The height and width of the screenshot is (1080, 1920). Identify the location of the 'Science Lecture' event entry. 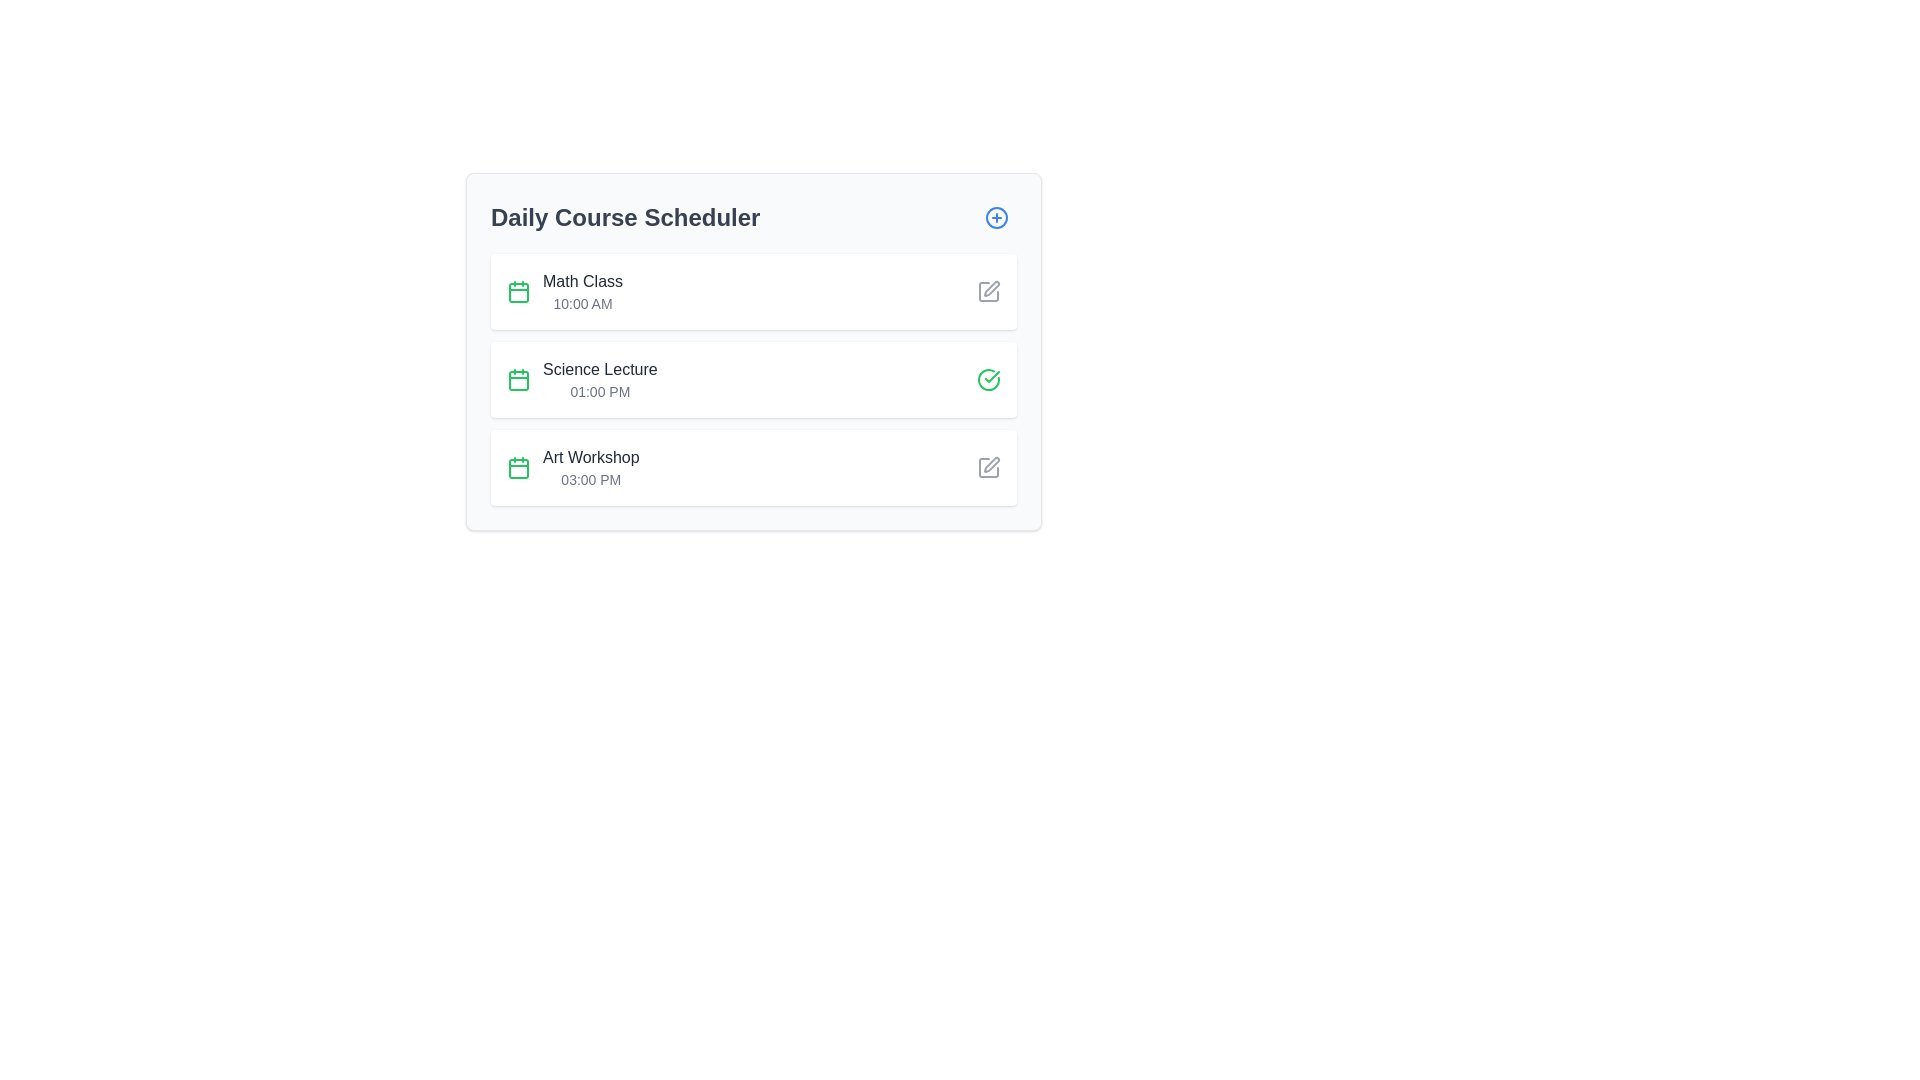
(752, 380).